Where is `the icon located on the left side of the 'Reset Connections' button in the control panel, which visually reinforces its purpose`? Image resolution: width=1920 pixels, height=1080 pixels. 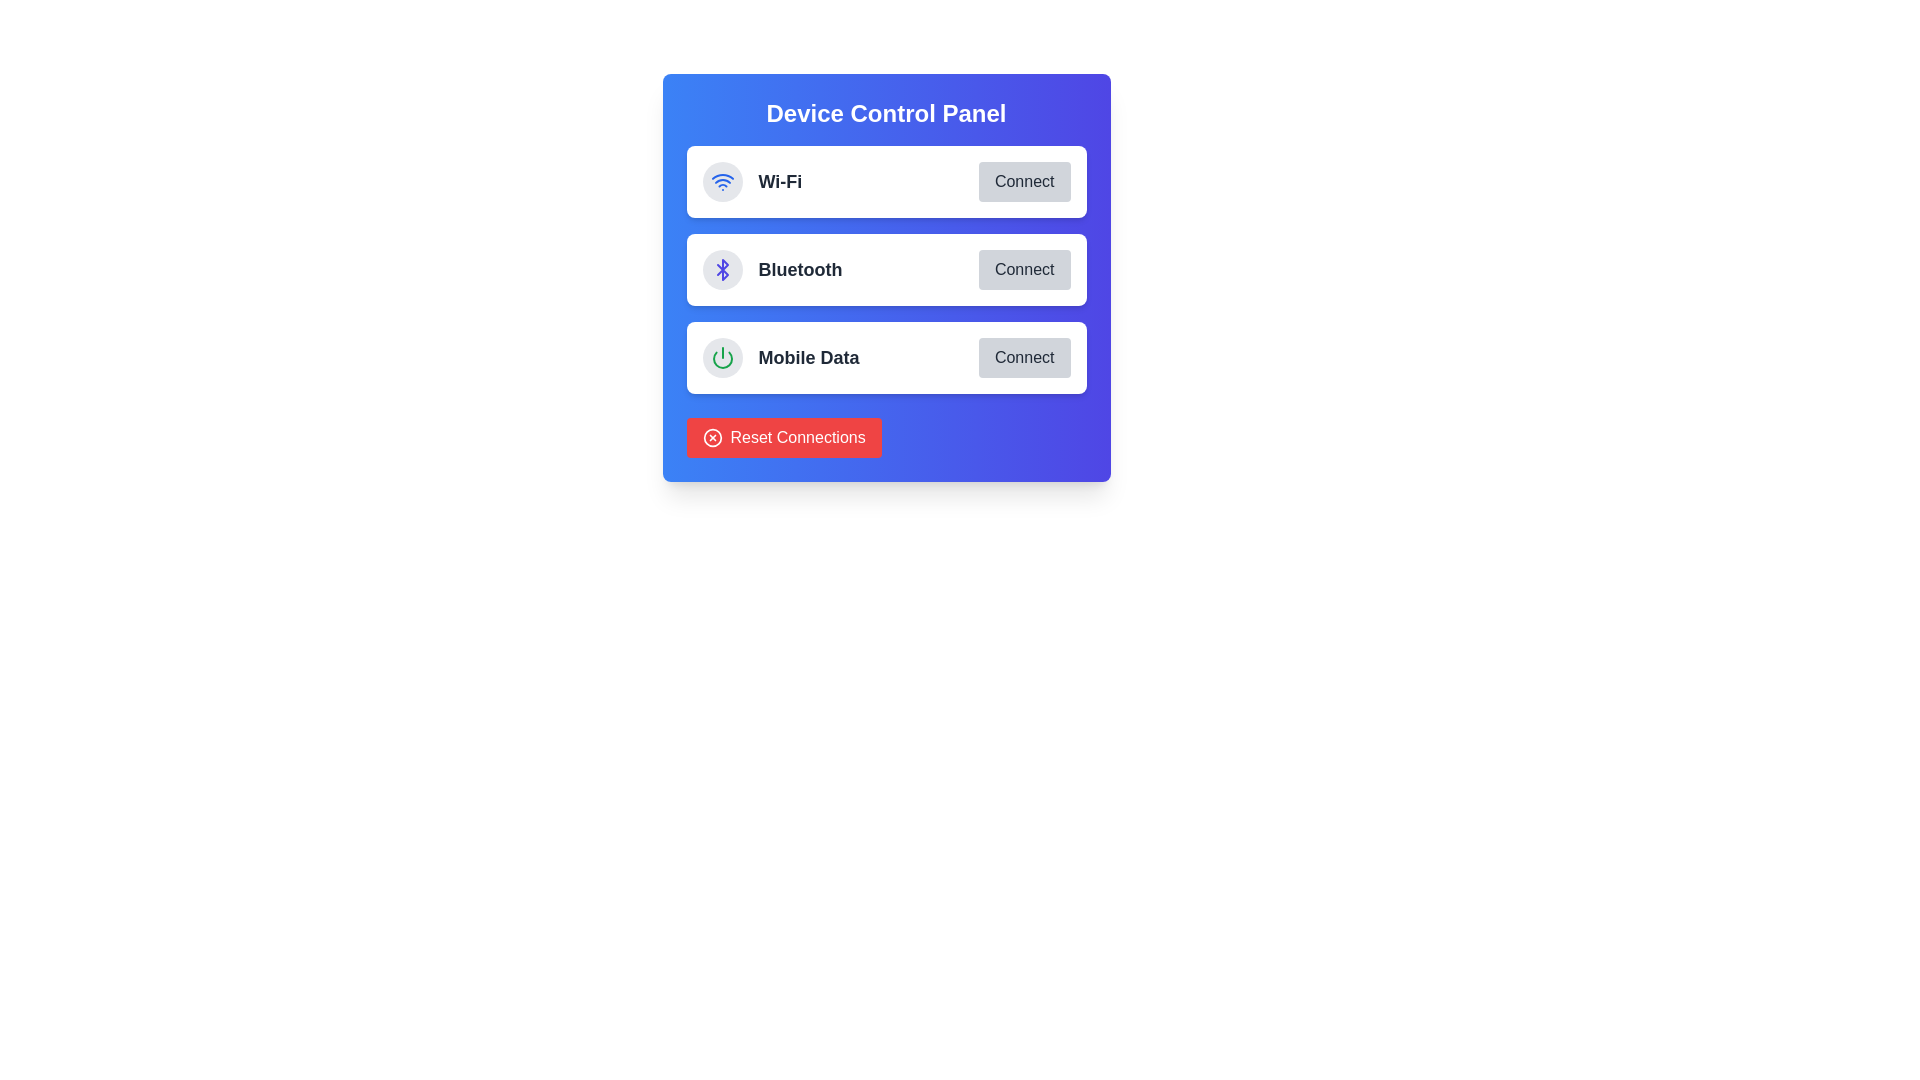
the icon located on the left side of the 'Reset Connections' button in the control panel, which visually reinforces its purpose is located at coordinates (712, 437).